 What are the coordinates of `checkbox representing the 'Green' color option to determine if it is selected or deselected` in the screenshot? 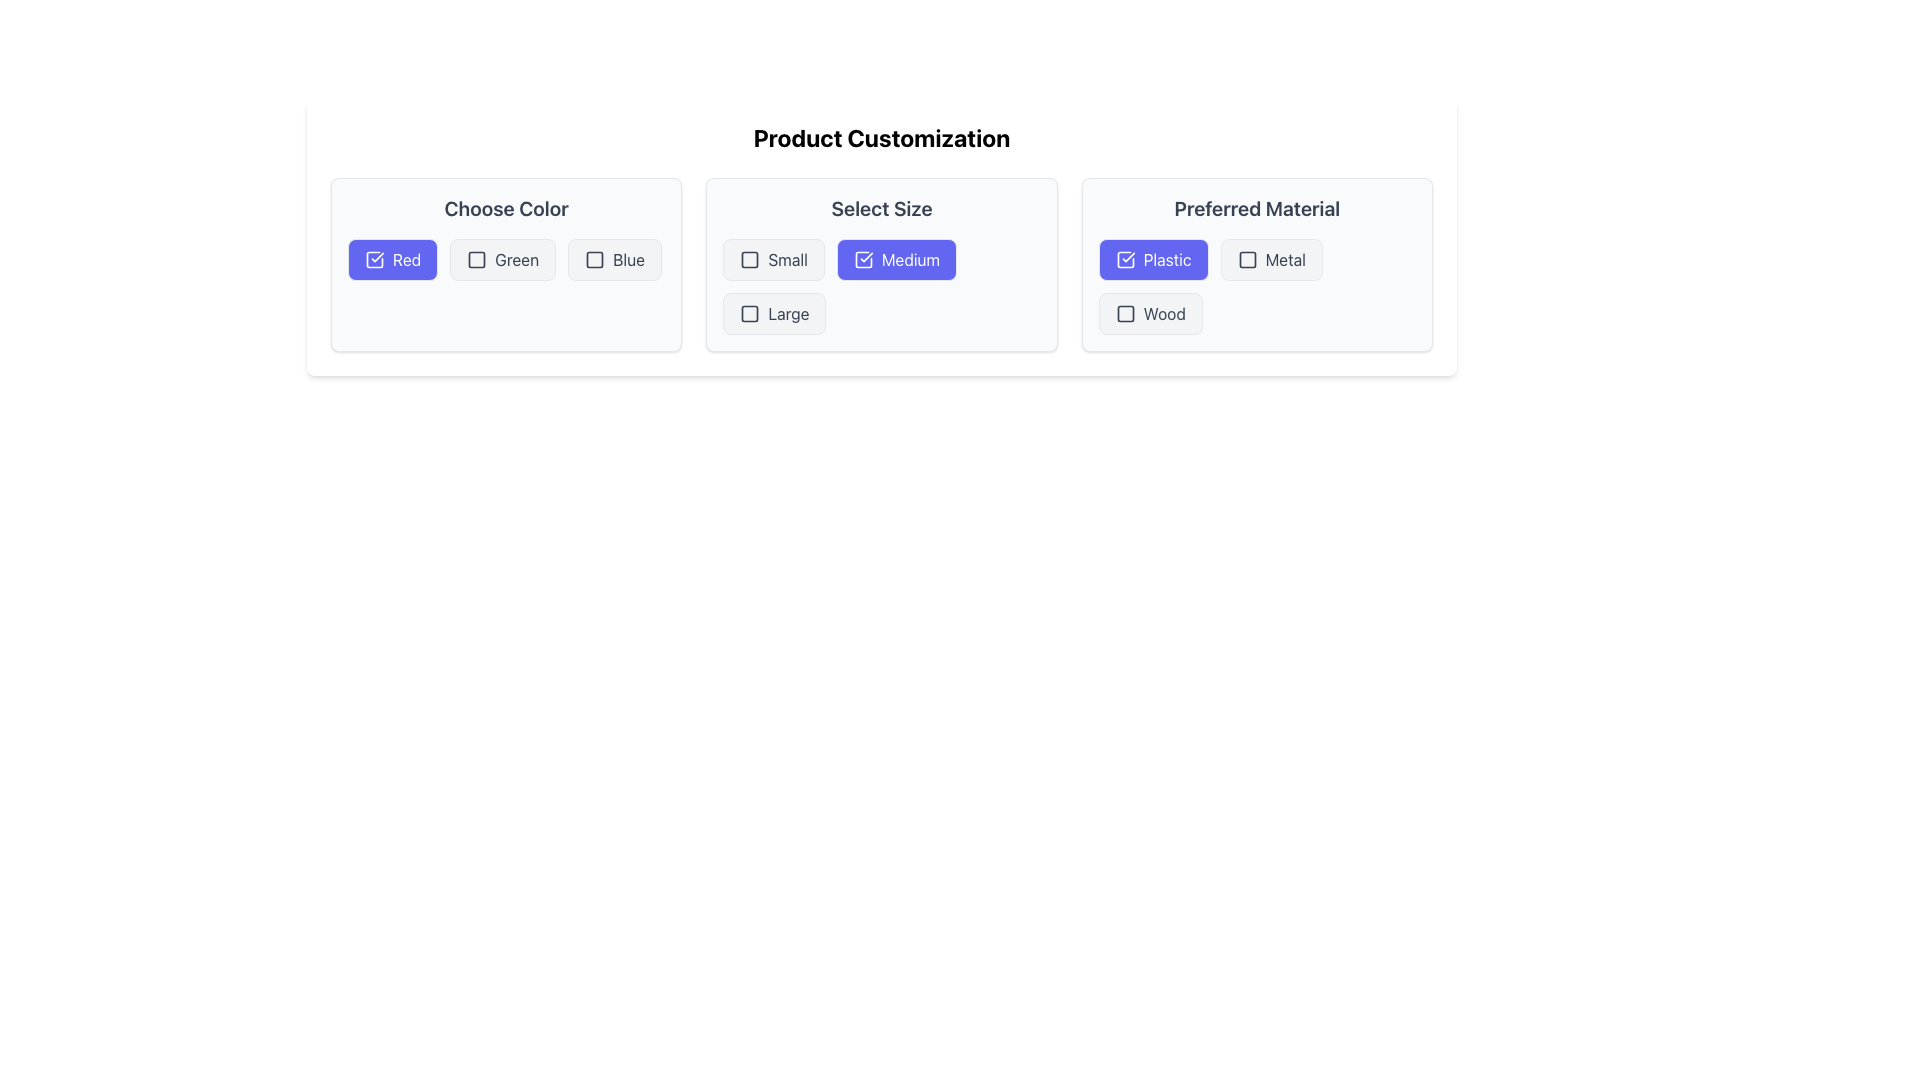 It's located at (476, 258).